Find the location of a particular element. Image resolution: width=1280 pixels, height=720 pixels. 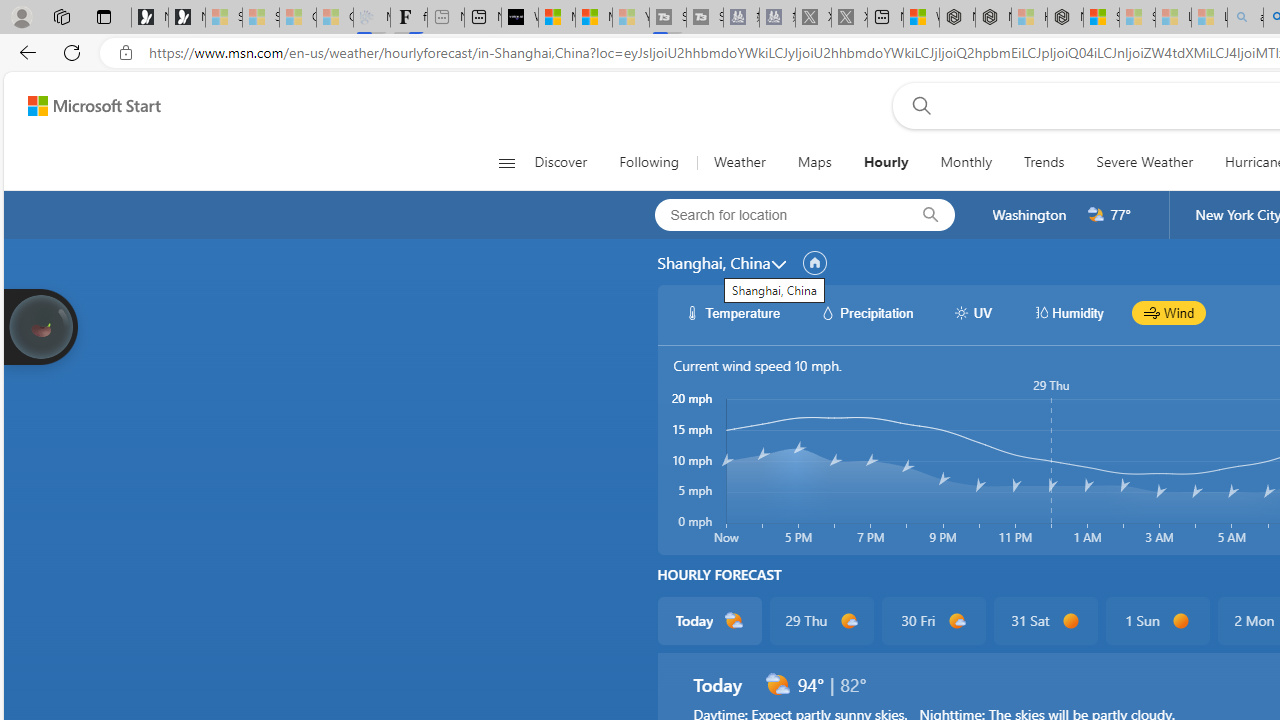

'31 Sat d0000' is located at coordinates (1044, 620).